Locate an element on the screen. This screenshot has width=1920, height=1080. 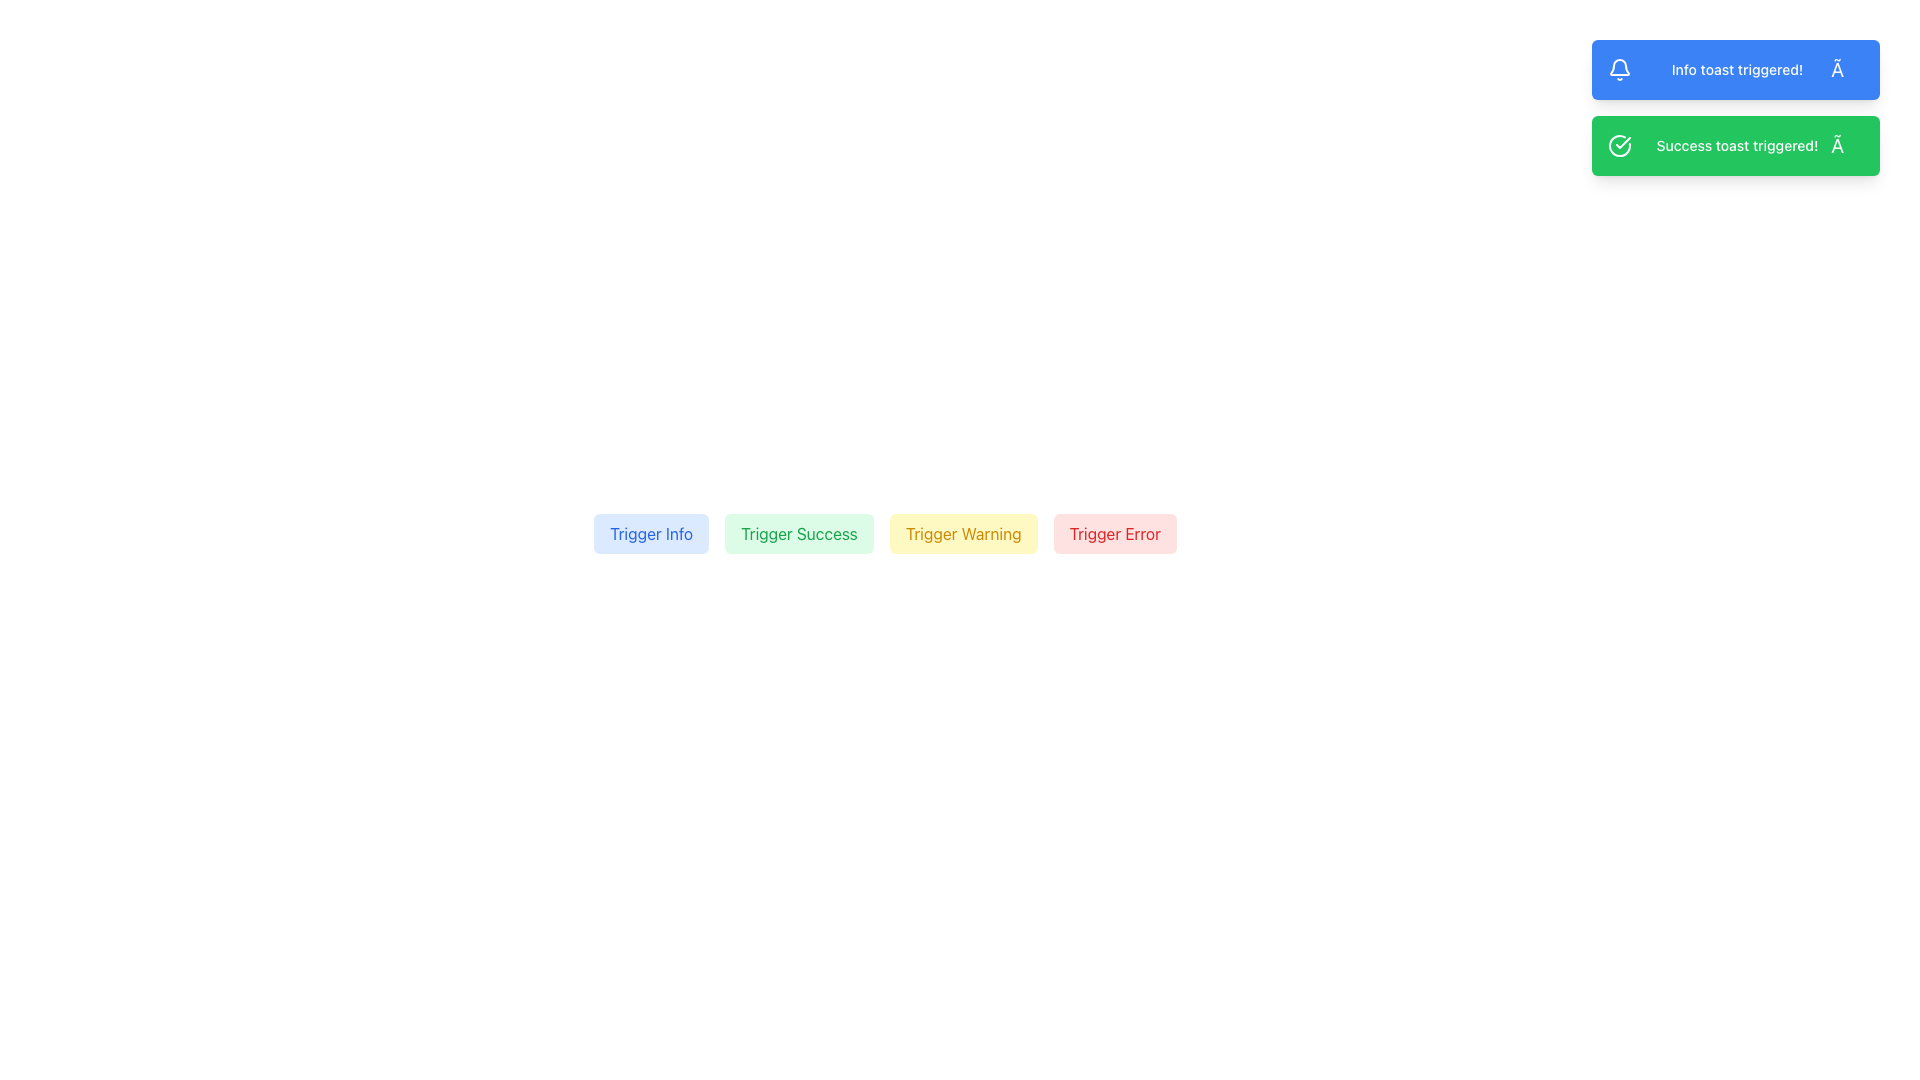
the appearance of the notification bell icon located on the left side of the notification banner with the text 'Info toast triggered!' is located at coordinates (1620, 68).